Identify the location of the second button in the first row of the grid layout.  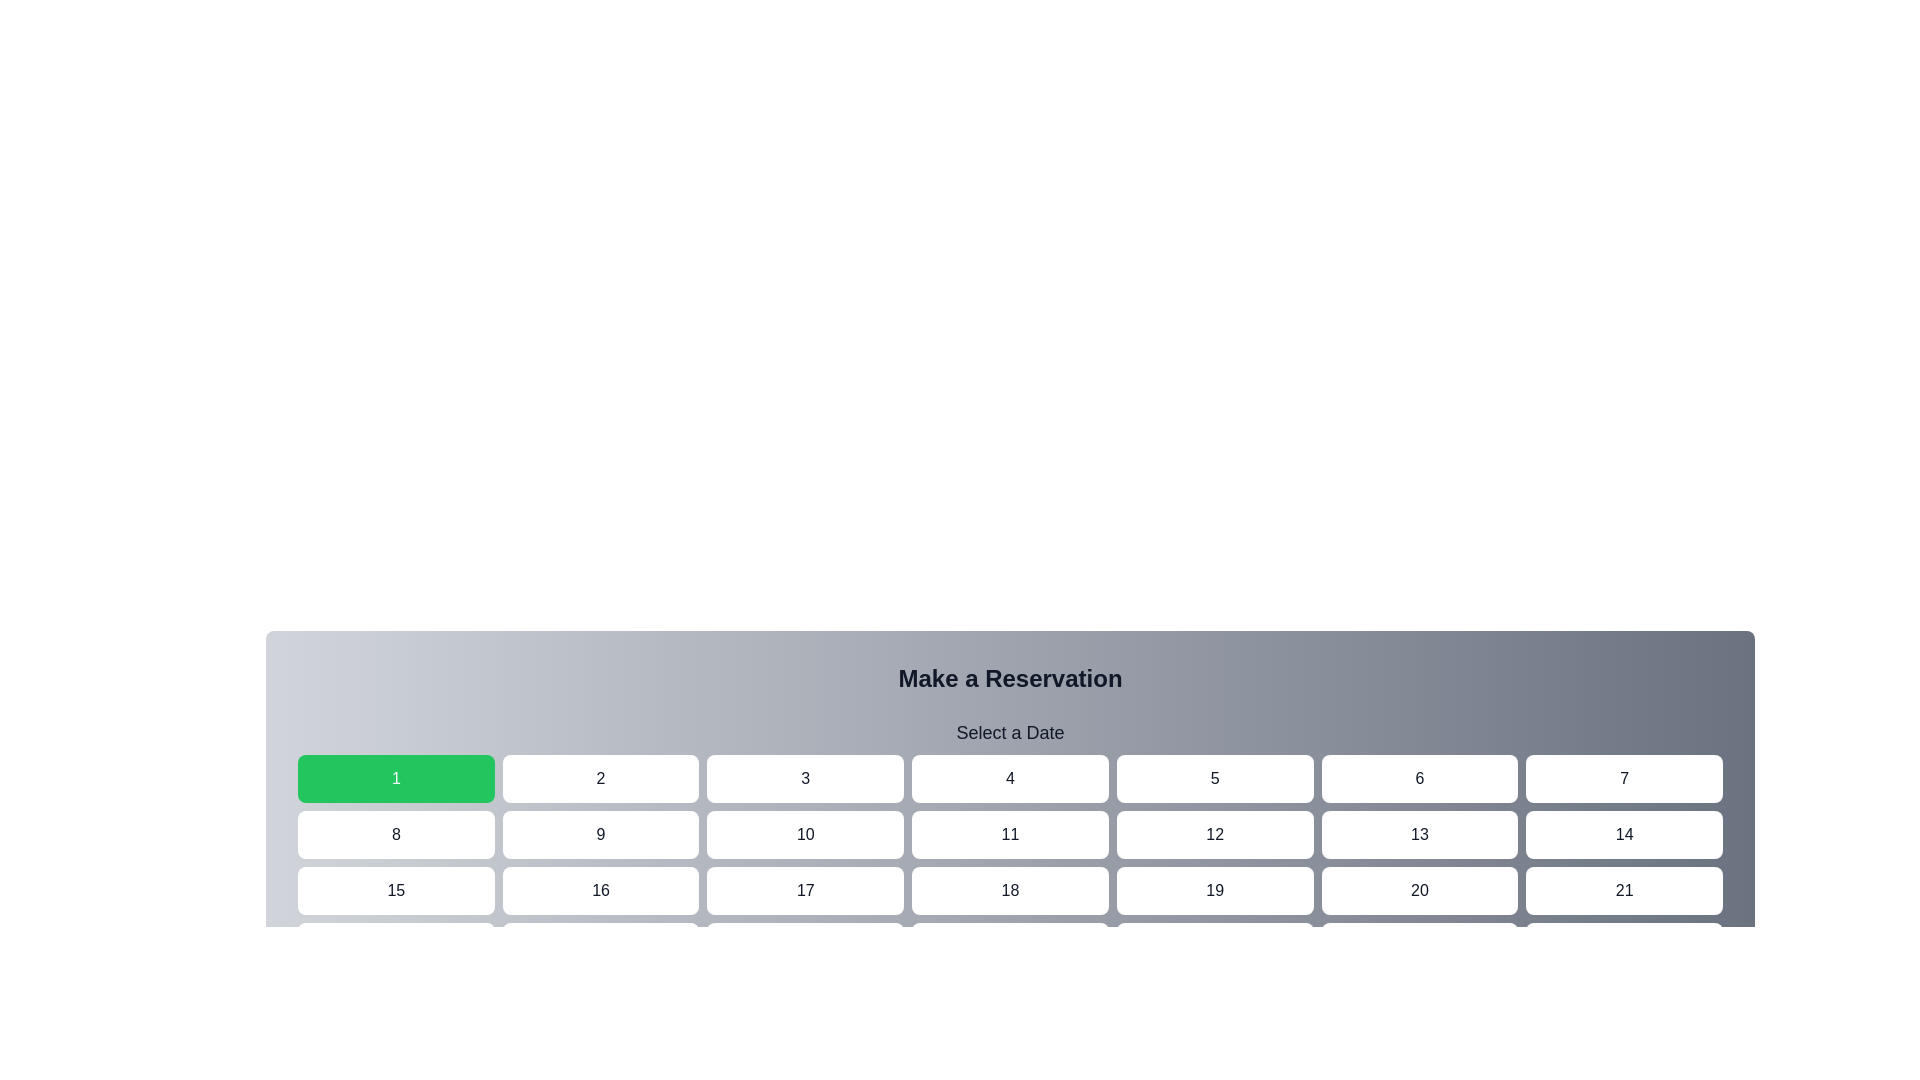
(600, 778).